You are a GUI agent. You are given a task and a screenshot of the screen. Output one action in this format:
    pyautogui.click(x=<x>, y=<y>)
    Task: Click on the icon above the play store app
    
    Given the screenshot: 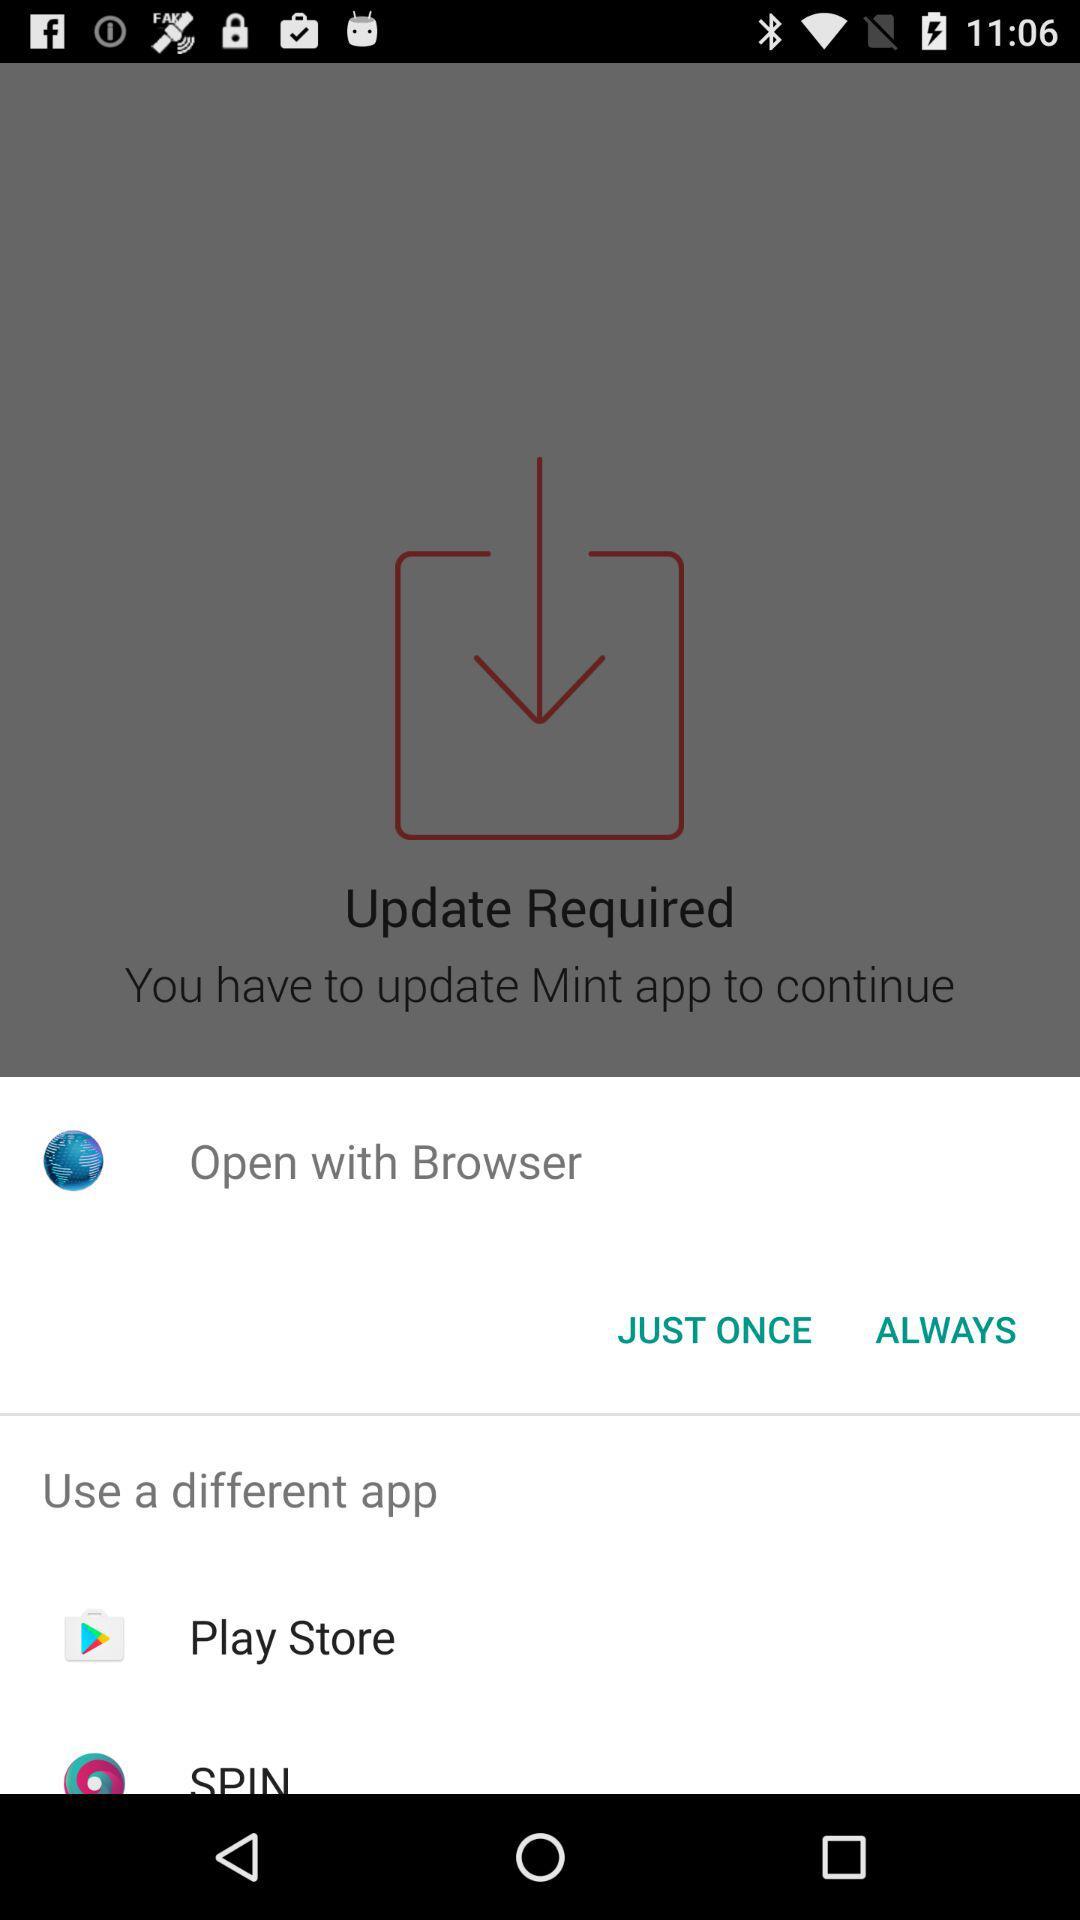 What is the action you would take?
    pyautogui.click(x=540, y=1489)
    